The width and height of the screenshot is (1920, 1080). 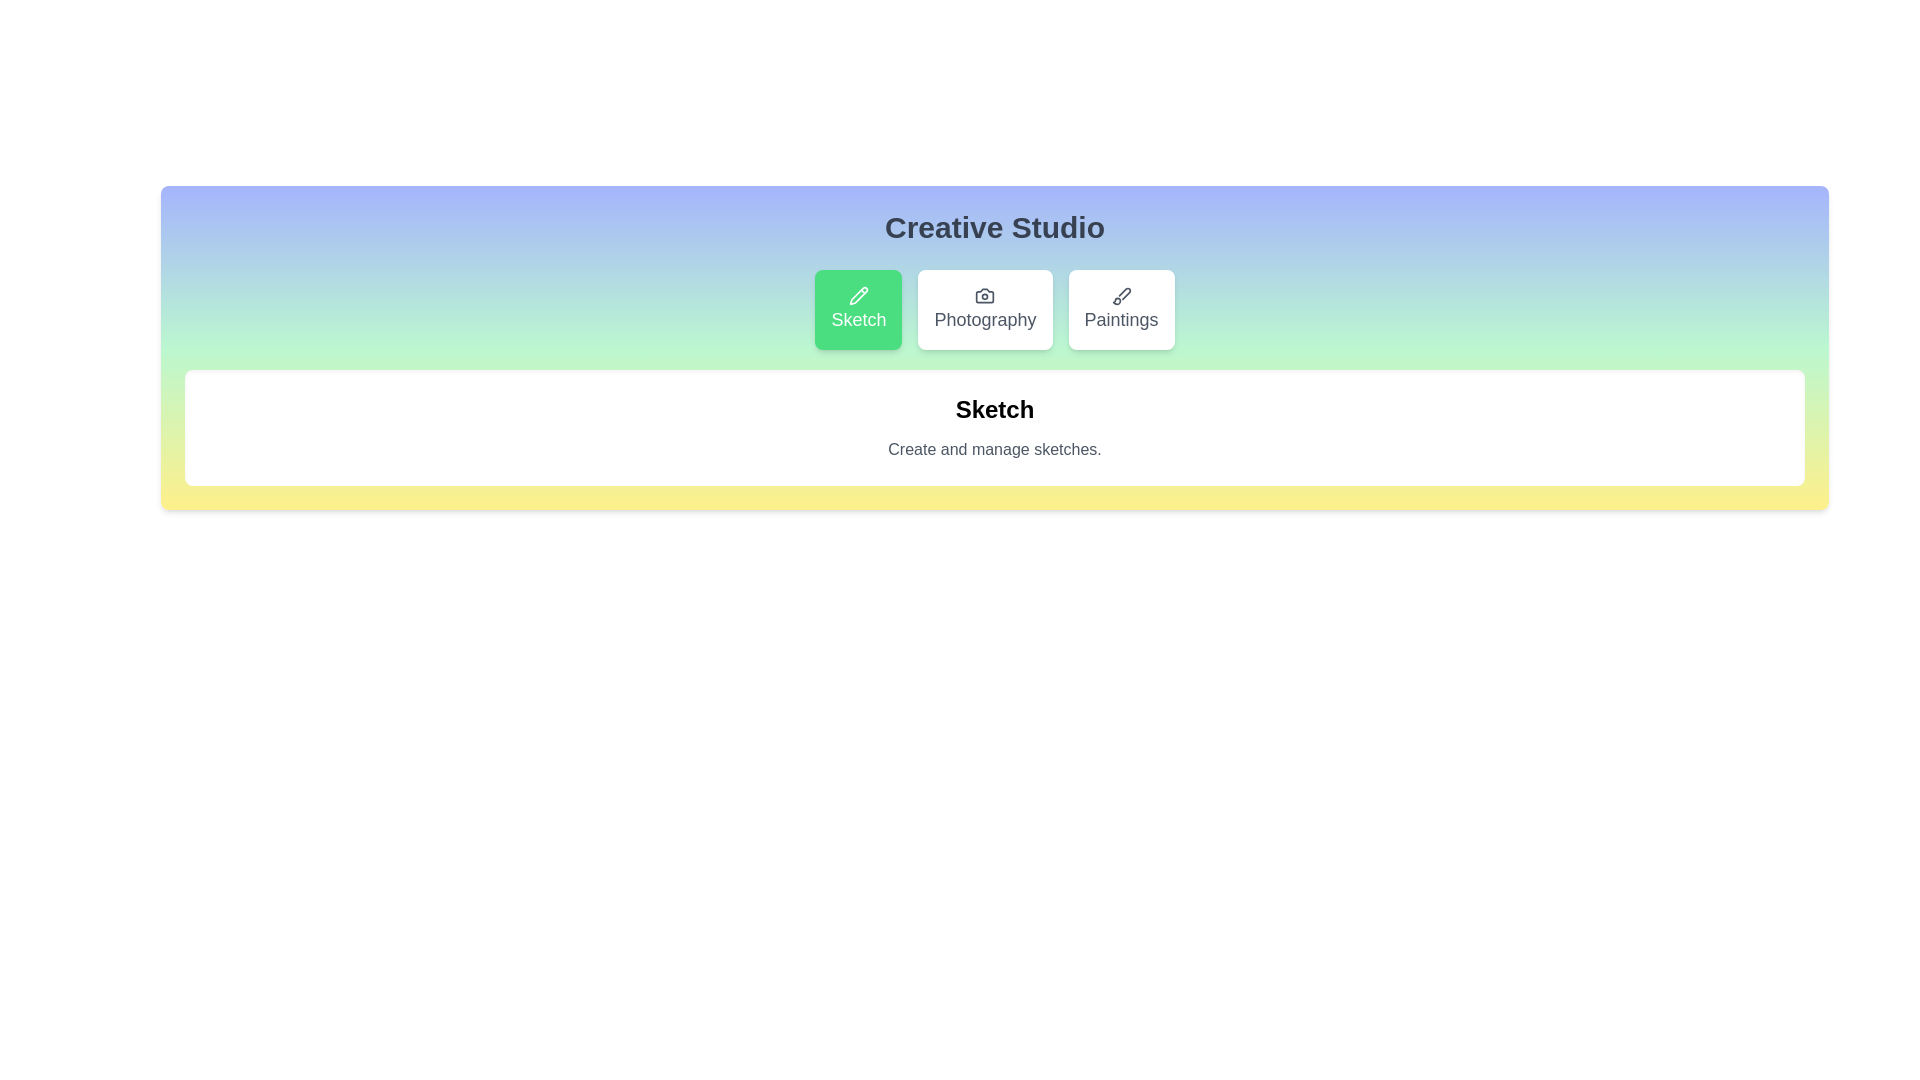 What do you see at coordinates (1121, 309) in the screenshot?
I see `the Paintings button to reveal its hover effect` at bounding box center [1121, 309].